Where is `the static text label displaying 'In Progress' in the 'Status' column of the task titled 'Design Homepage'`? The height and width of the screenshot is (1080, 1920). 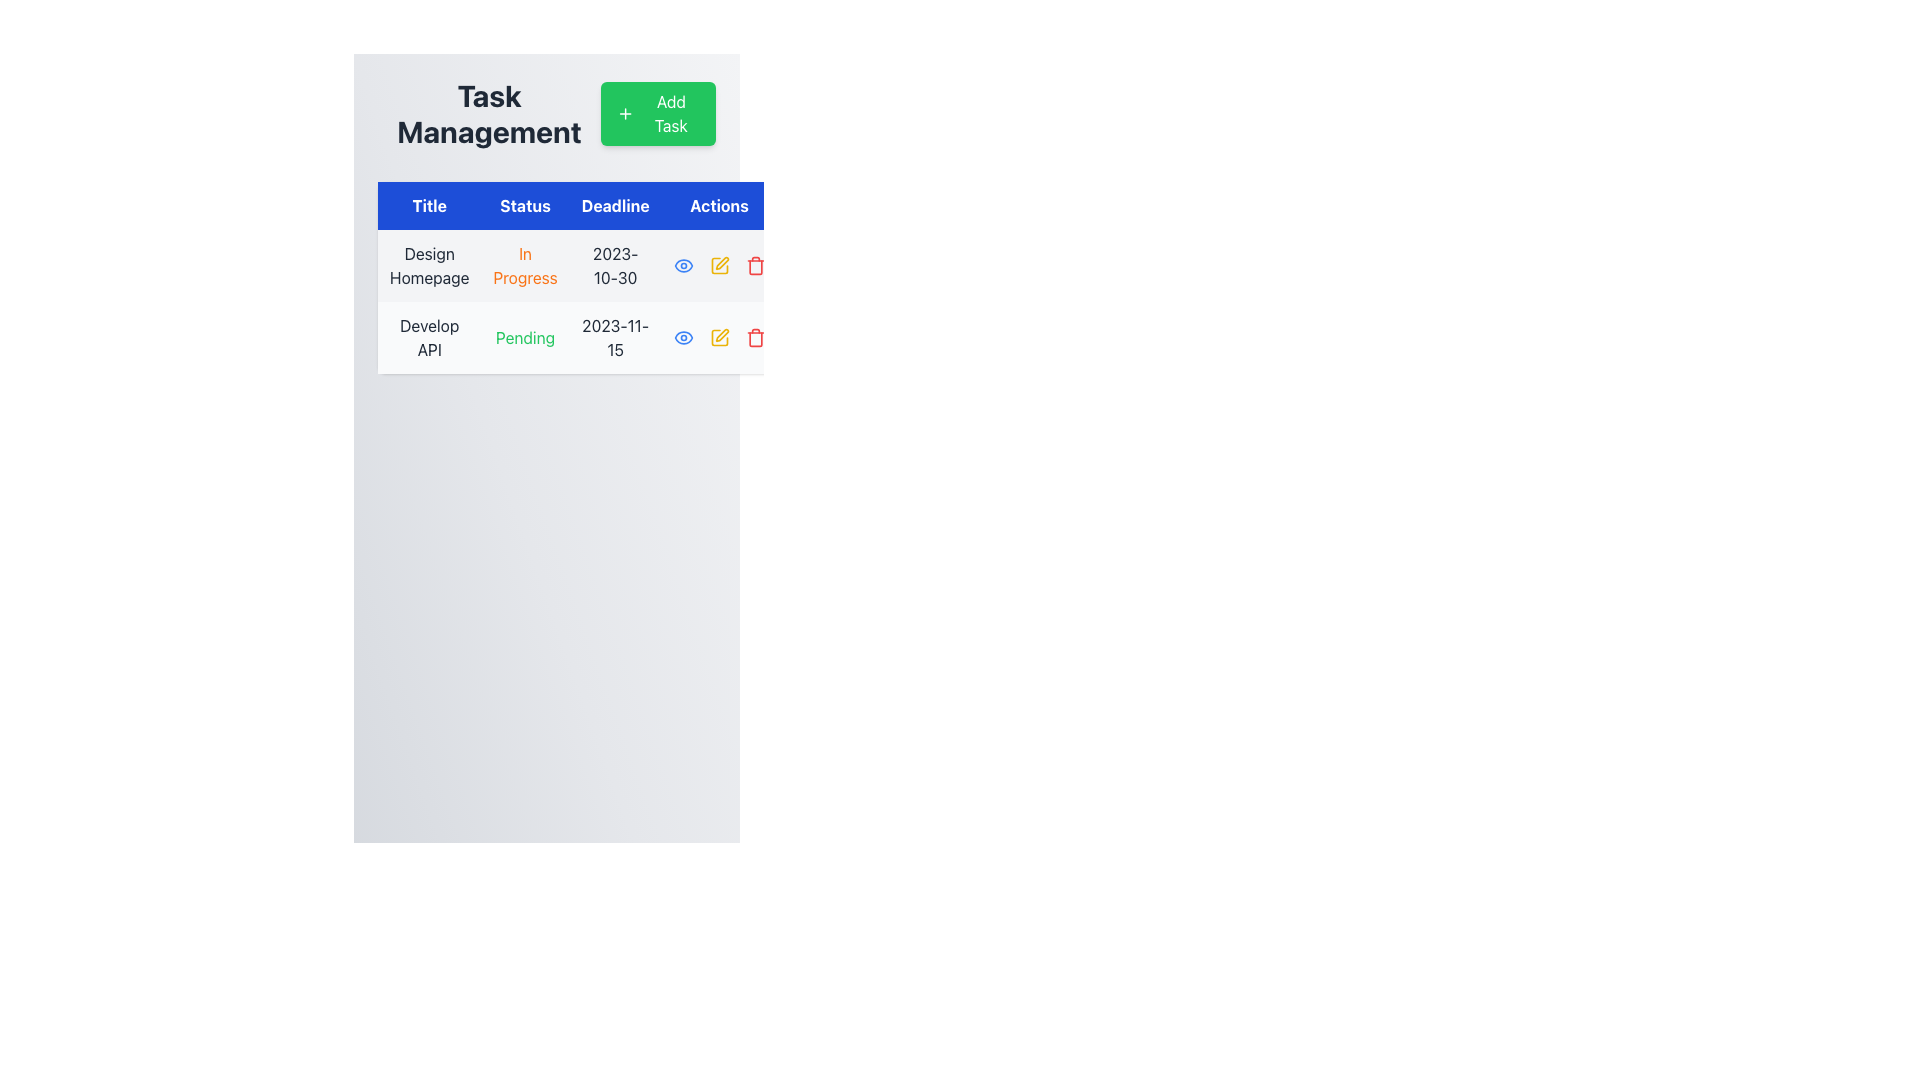 the static text label displaying 'In Progress' in the 'Status' column of the task titled 'Design Homepage' is located at coordinates (525, 265).